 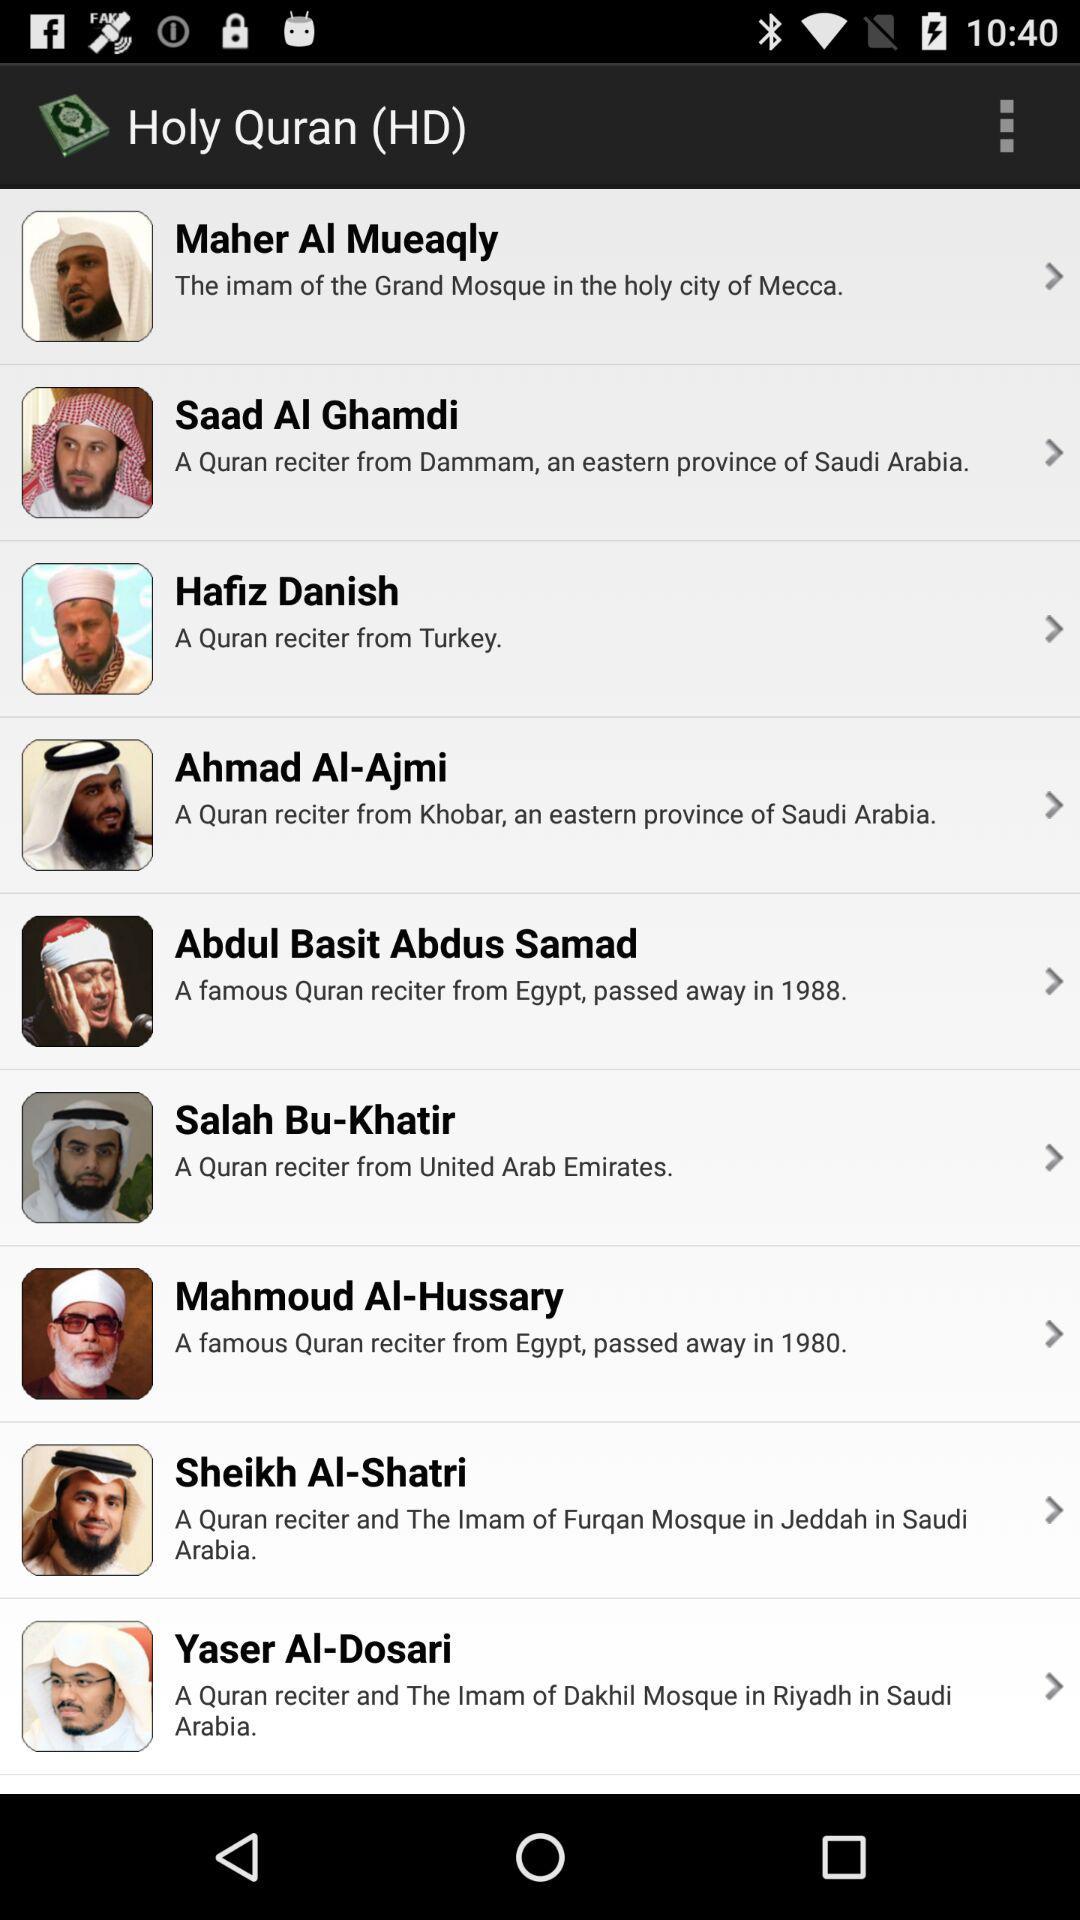 What do you see at coordinates (405, 941) in the screenshot?
I see `the icon below a quran reciter app` at bounding box center [405, 941].